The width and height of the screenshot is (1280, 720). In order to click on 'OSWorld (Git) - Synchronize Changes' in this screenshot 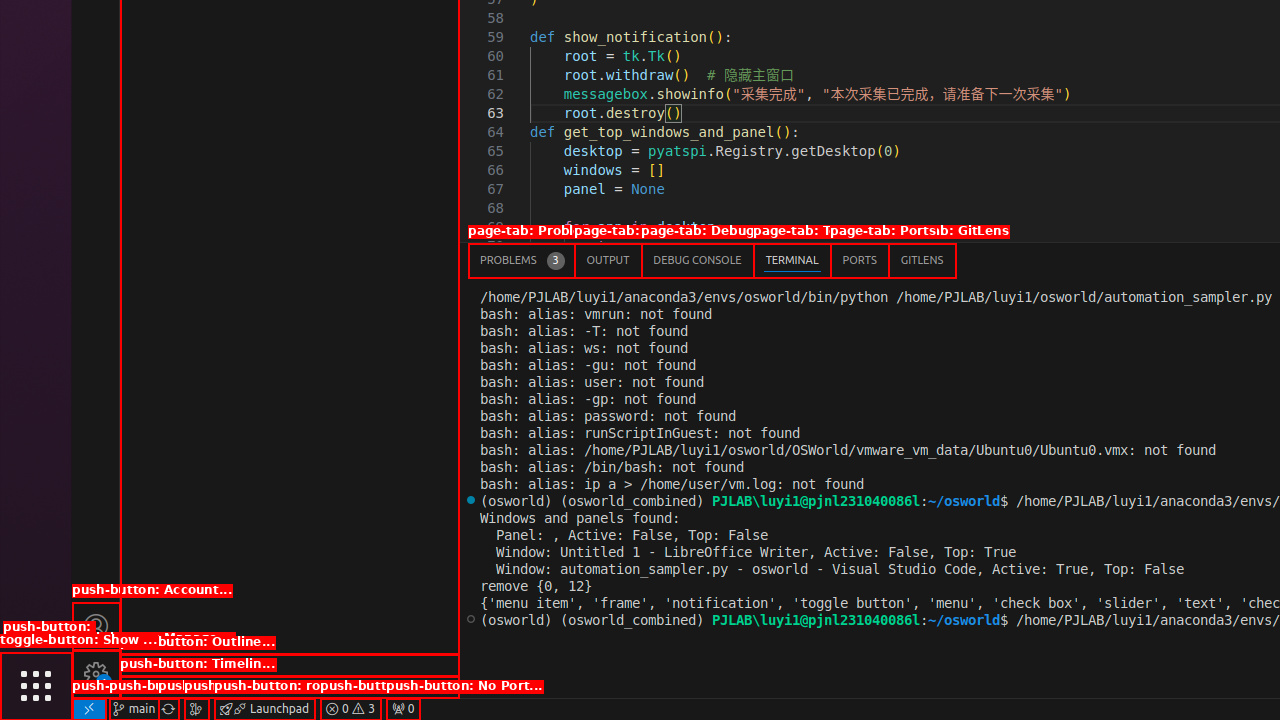, I will do `click(168, 707)`.